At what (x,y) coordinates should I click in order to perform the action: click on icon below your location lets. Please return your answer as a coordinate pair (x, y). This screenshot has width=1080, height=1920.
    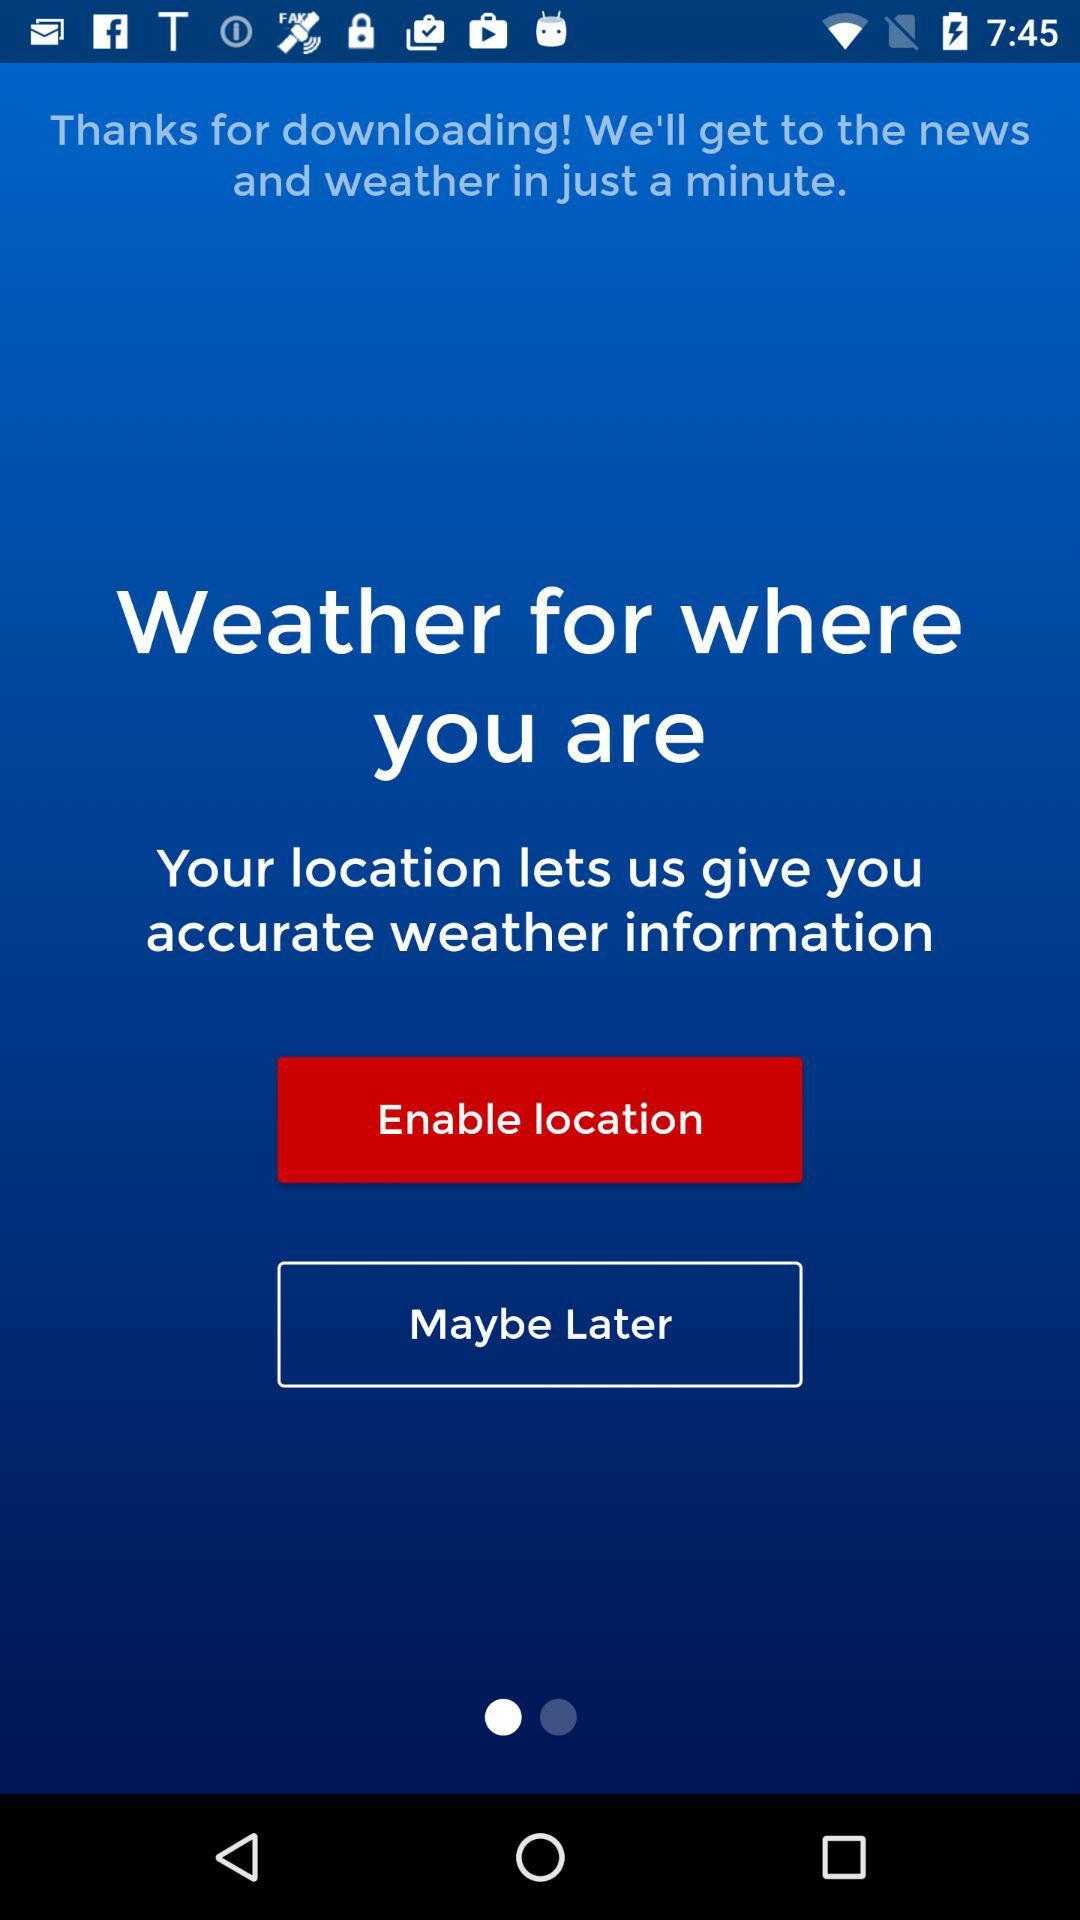
    Looking at the image, I should click on (540, 1118).